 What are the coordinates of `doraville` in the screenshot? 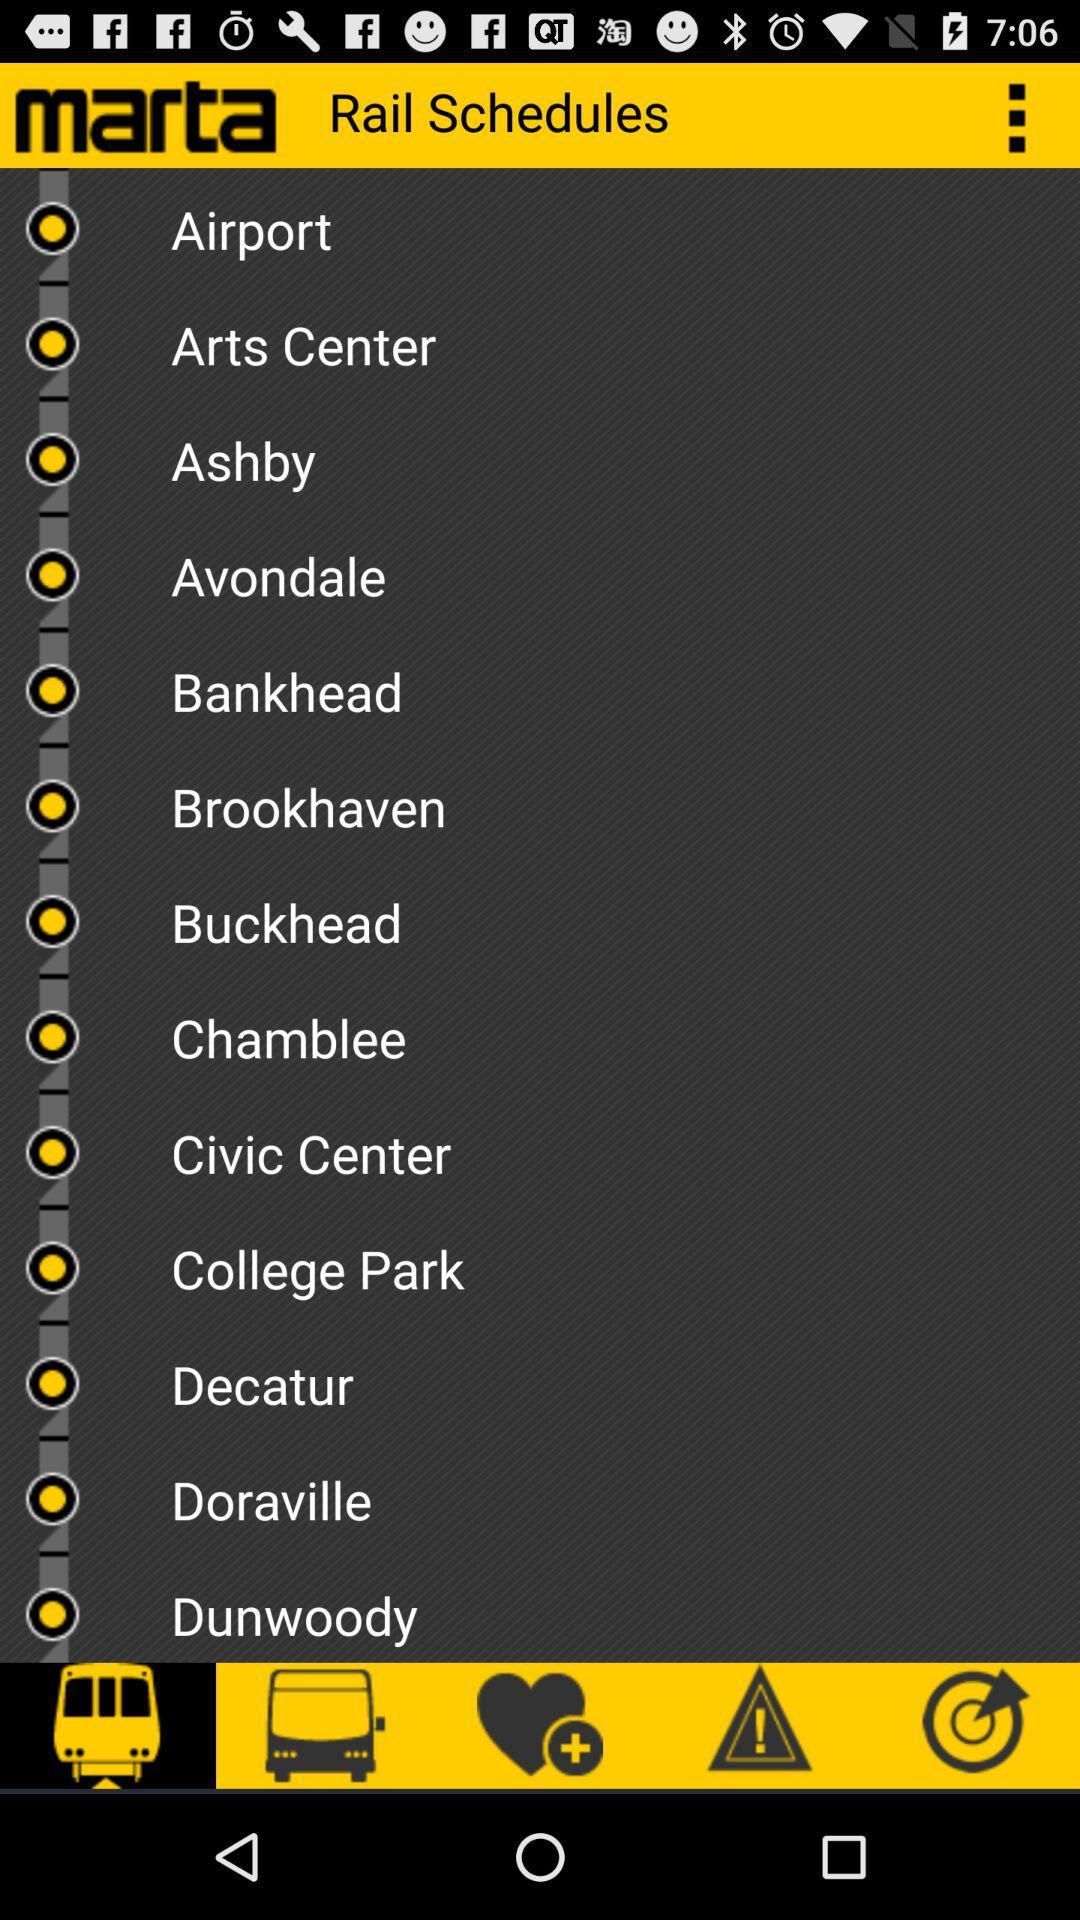 It's located at (624, 1493).